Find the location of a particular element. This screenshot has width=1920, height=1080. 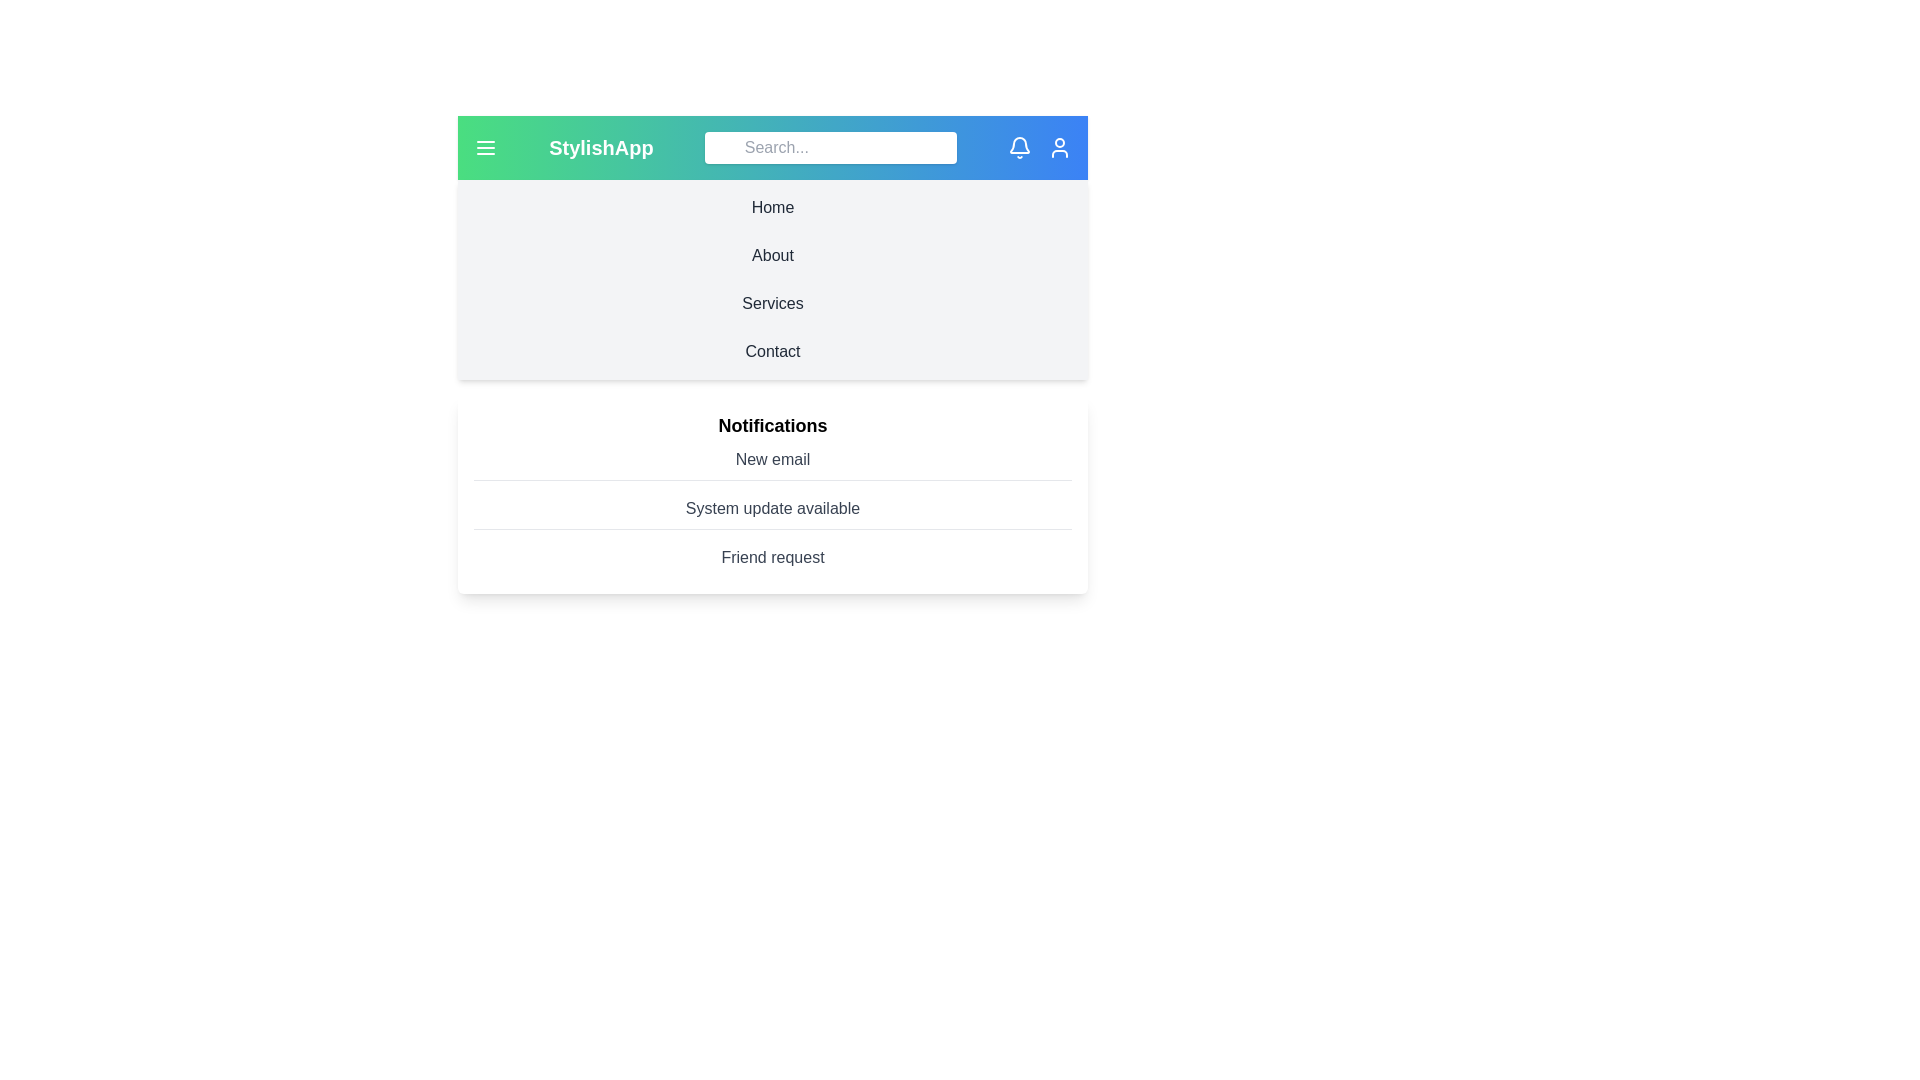

the navigation section Contact is located at coordinates (771, 350).